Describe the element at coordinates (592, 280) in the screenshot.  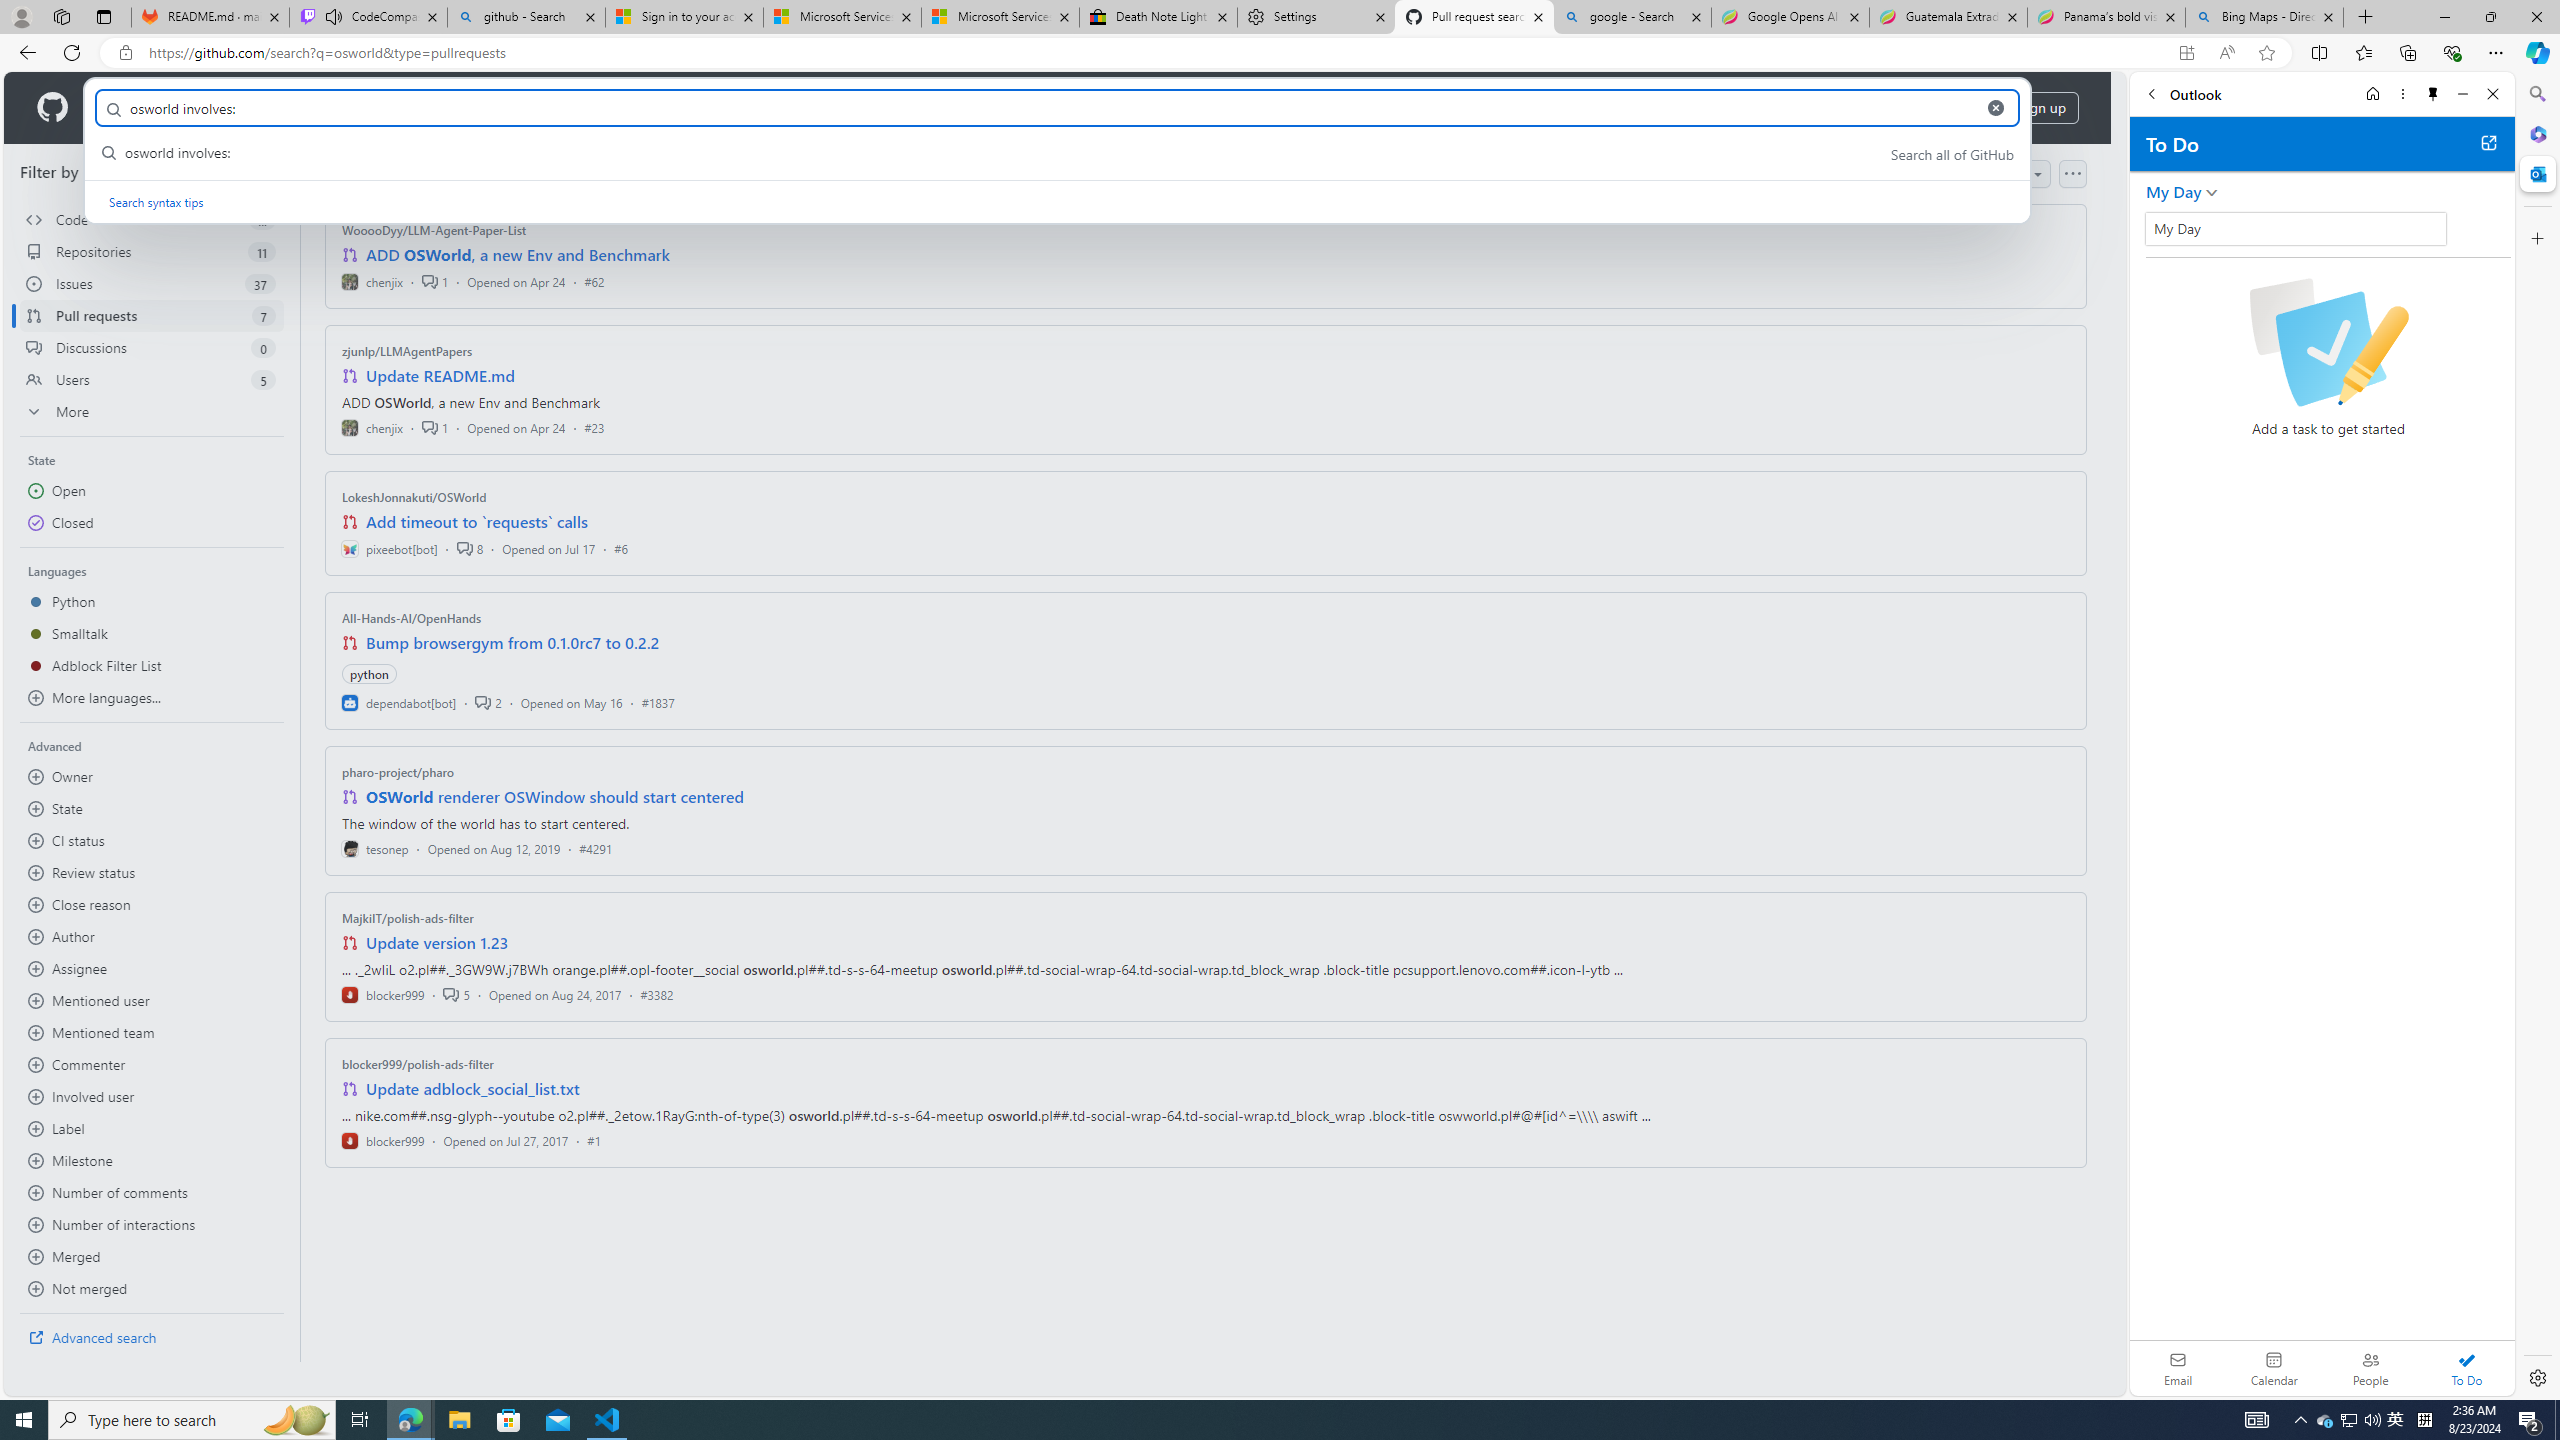
I see `'#62'` at that location.